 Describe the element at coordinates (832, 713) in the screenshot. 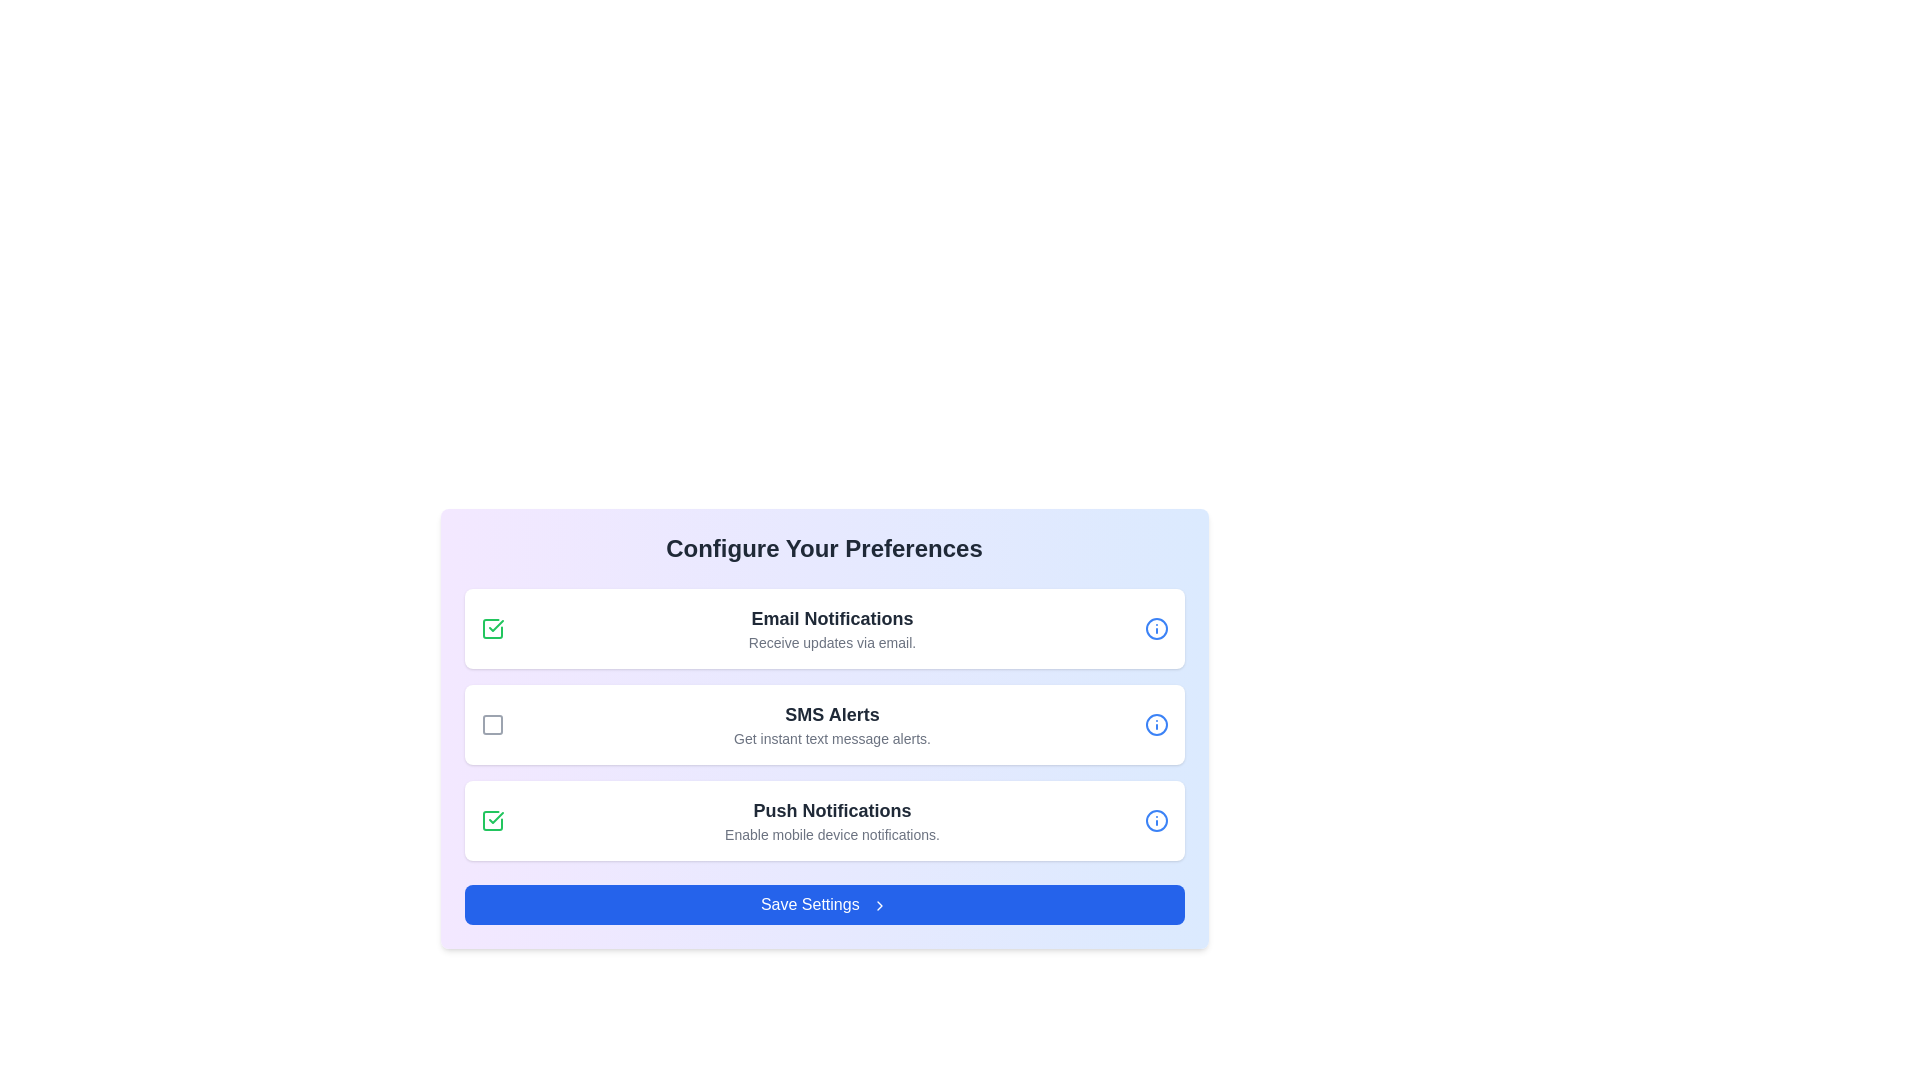

I see `bold, large dark gray heading text that says 'SMS Alerts', which is located at the center of the card in the 'Configure Your Preferences' section` at that location.